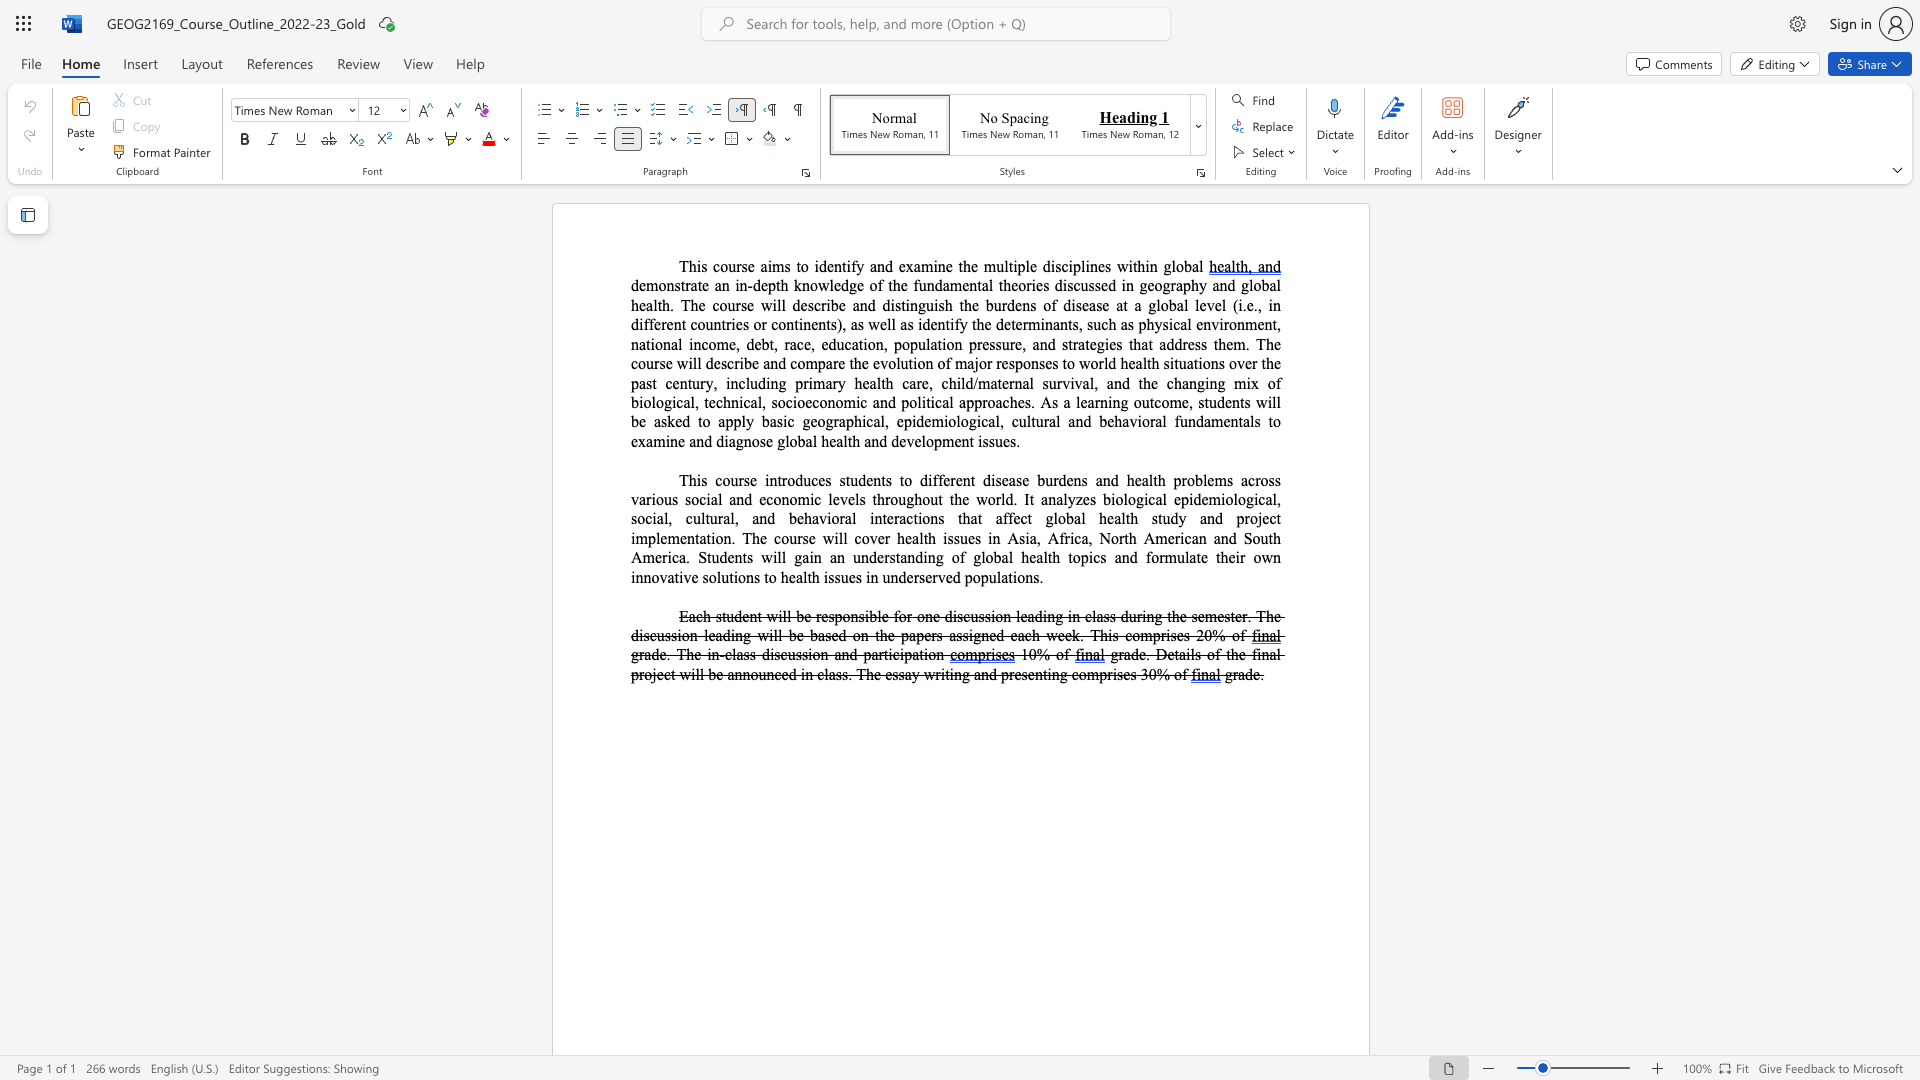 The width and height of the screenshot is (1920, 1080). I want to click on the 14th character "s" in the text, so click(965, 635).